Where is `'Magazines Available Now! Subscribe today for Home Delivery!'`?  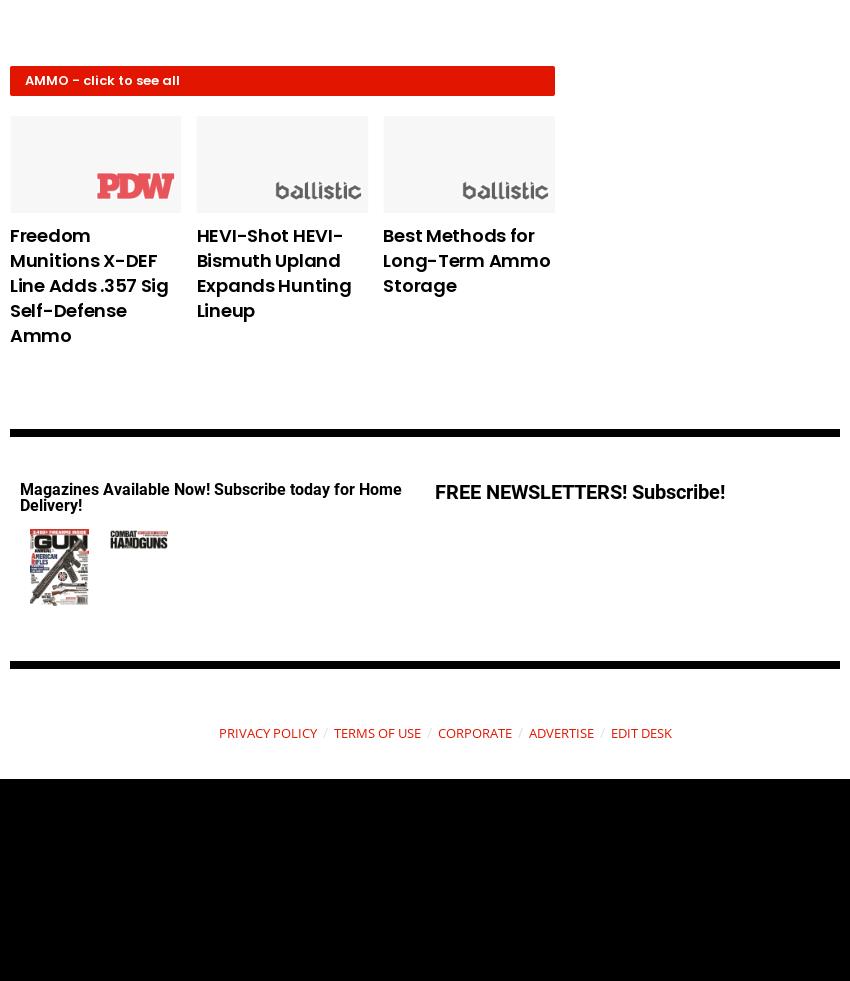
'Magazines Available Now! Subscribe today for Home Delivery!' is located at coordinates (209, 497).